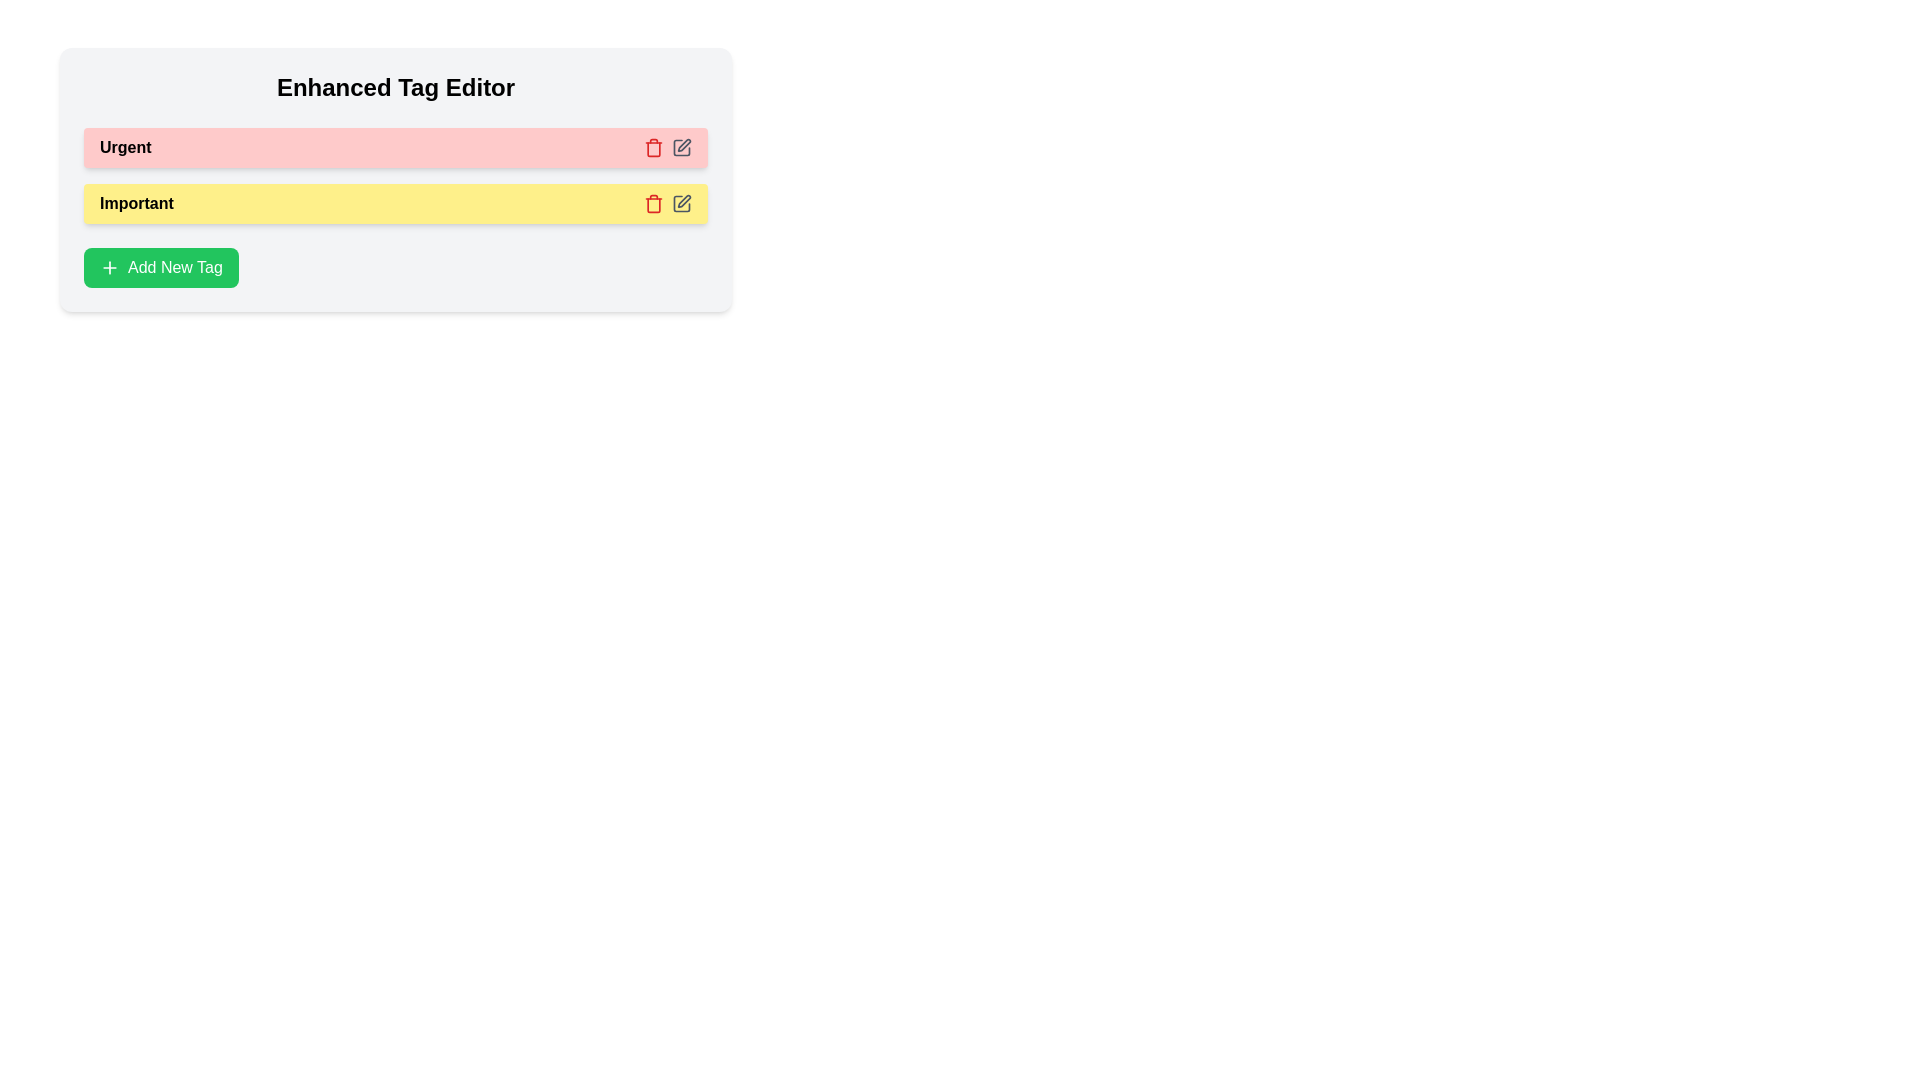  What do you see at coordinates (684, 144) in the screenshot?
I see `the edit icon located near the right side of the pink 'Urgent' tag, which allows the user to modify the associated content` at bounding box center [684, 144].